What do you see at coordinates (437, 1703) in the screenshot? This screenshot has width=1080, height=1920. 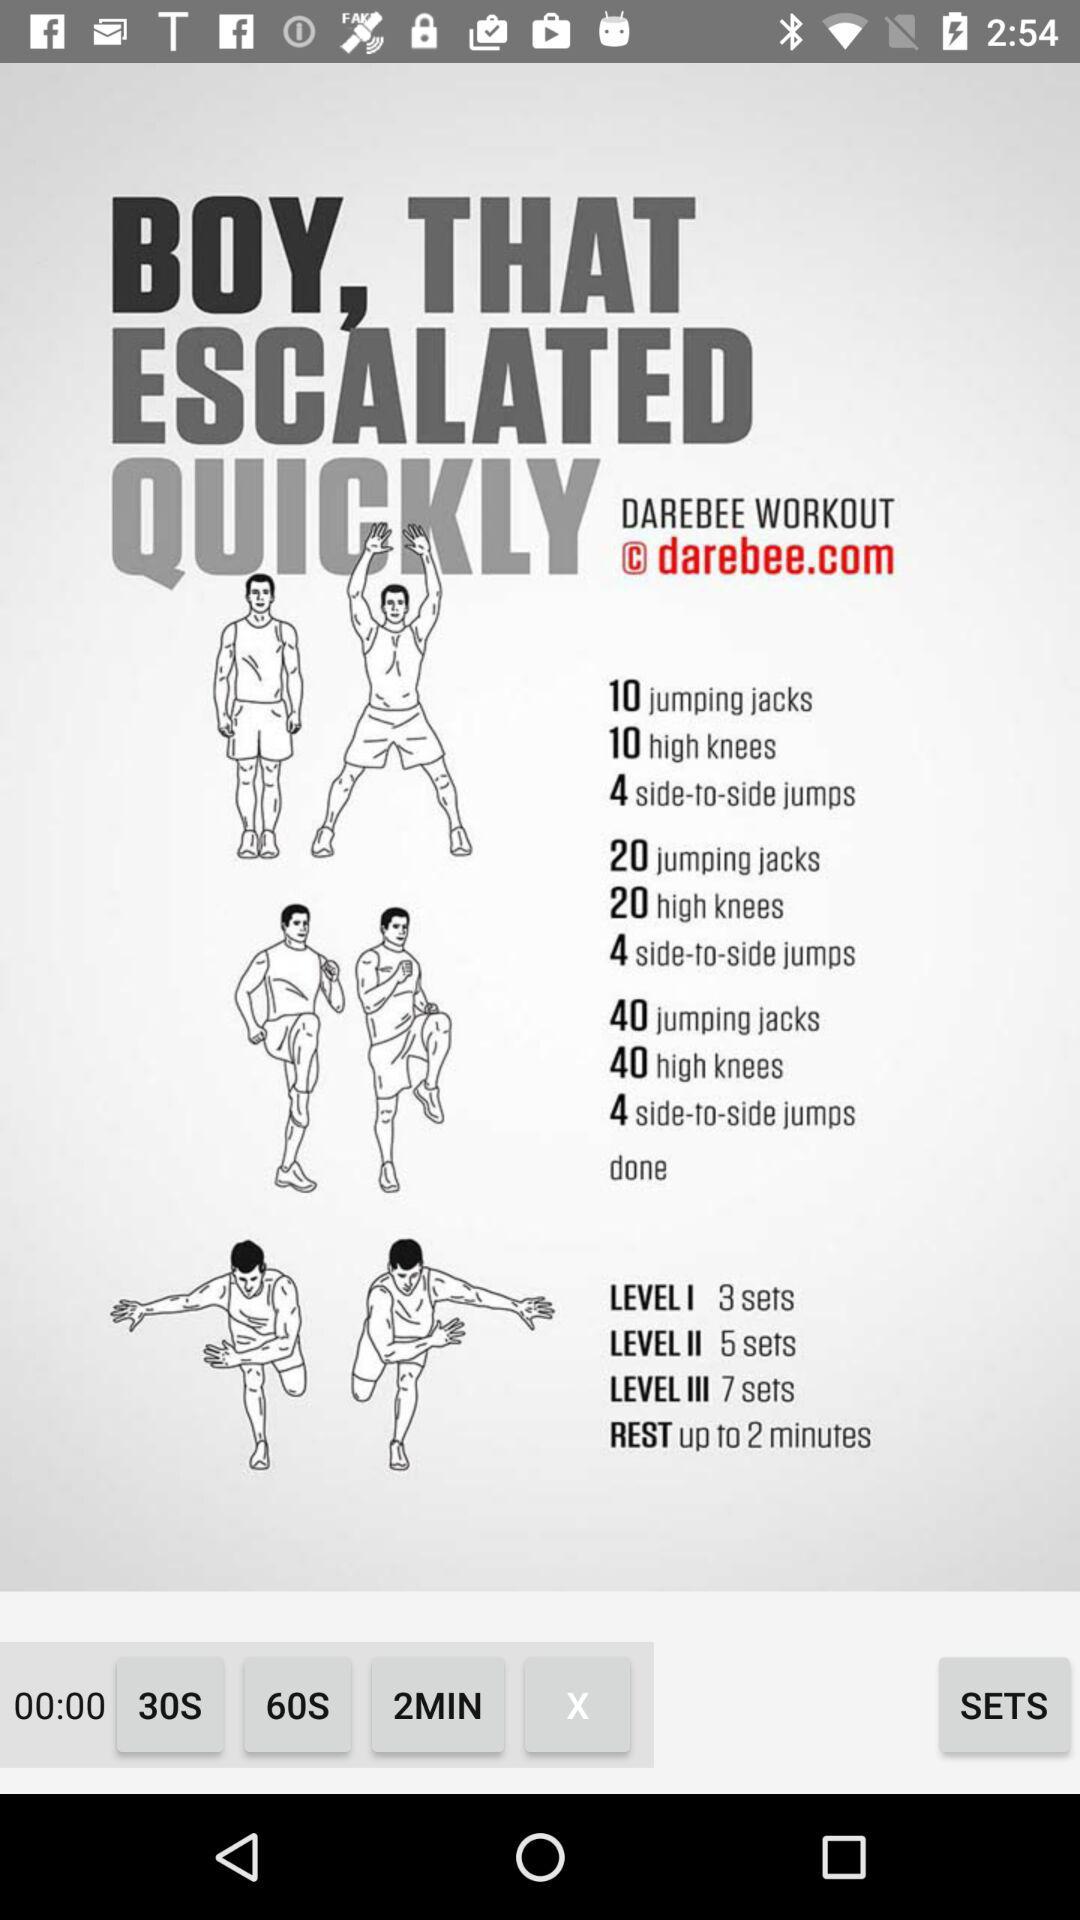 I see `icon to the right of 60s icon` at bounding box center [437, 1703].